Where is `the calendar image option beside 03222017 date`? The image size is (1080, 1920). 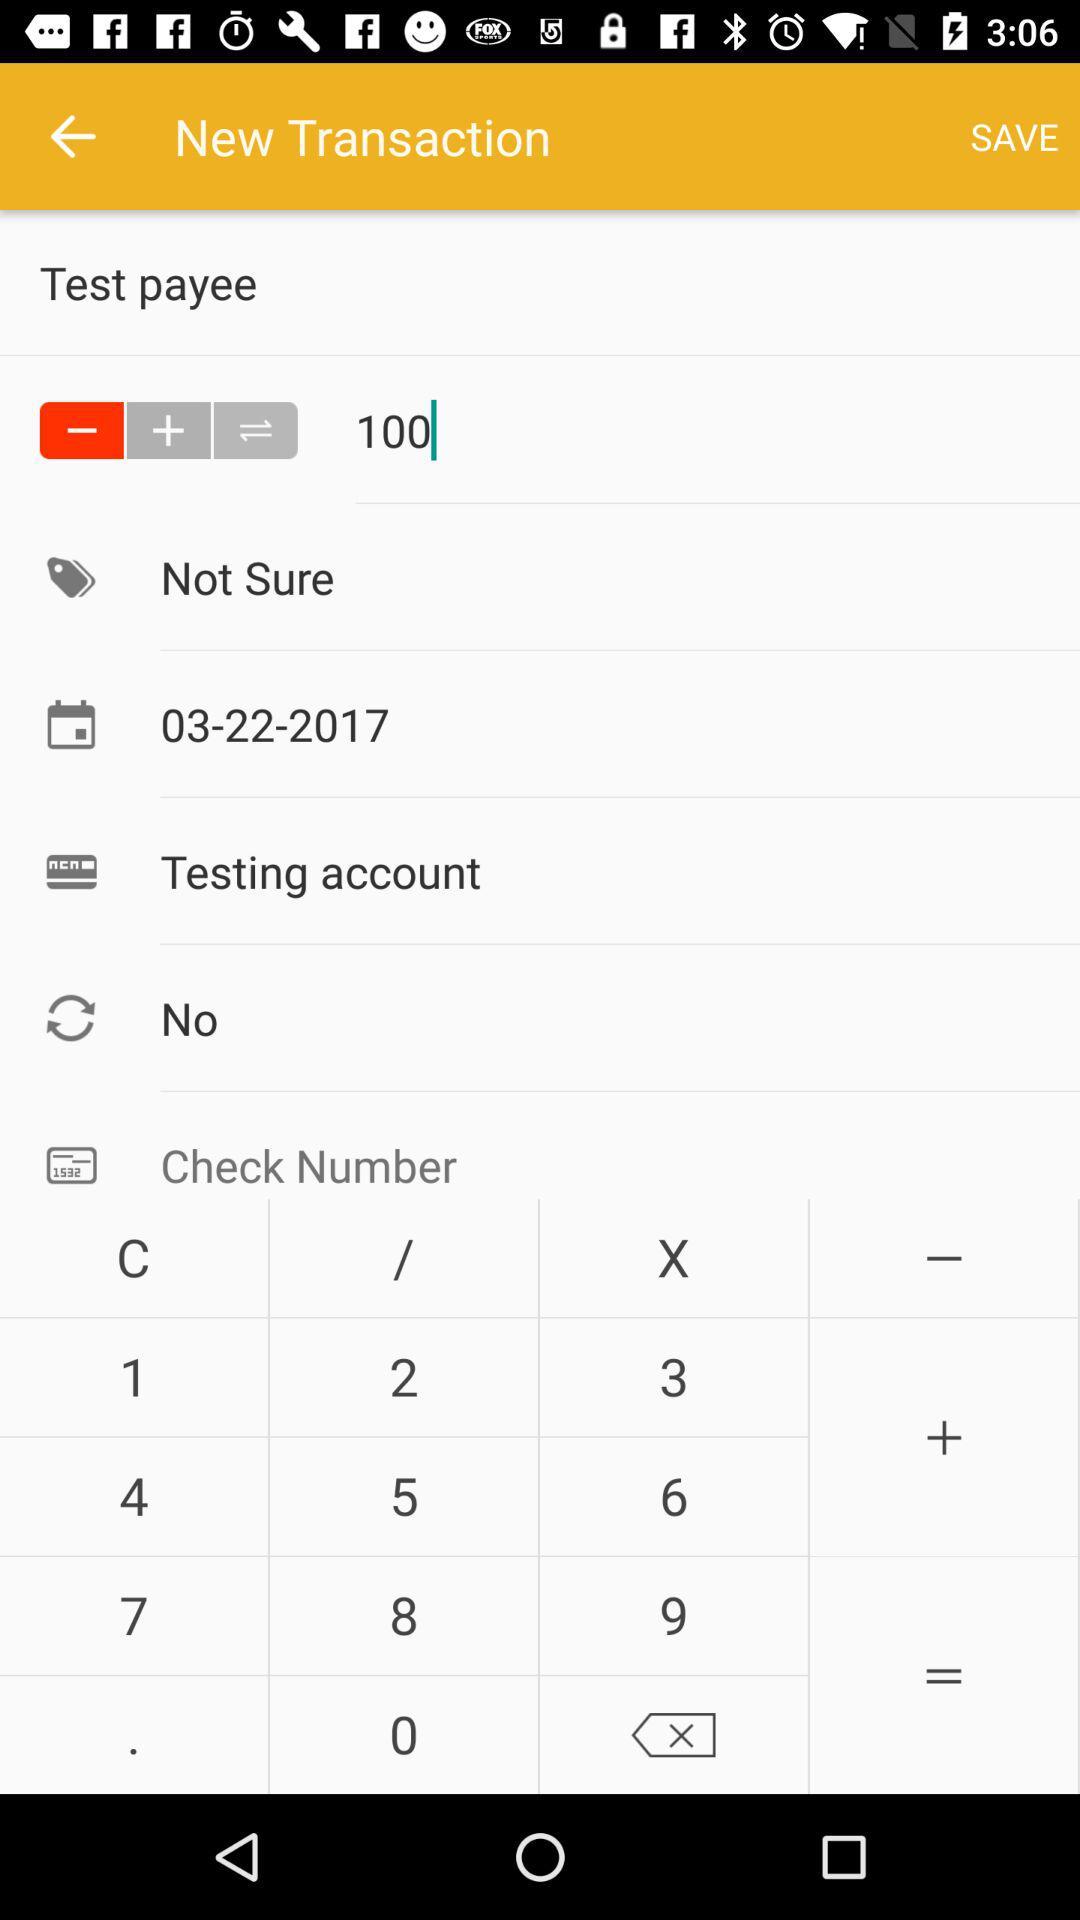 the calendar image option beside 03222017 date is located at coordinates (70, 723).